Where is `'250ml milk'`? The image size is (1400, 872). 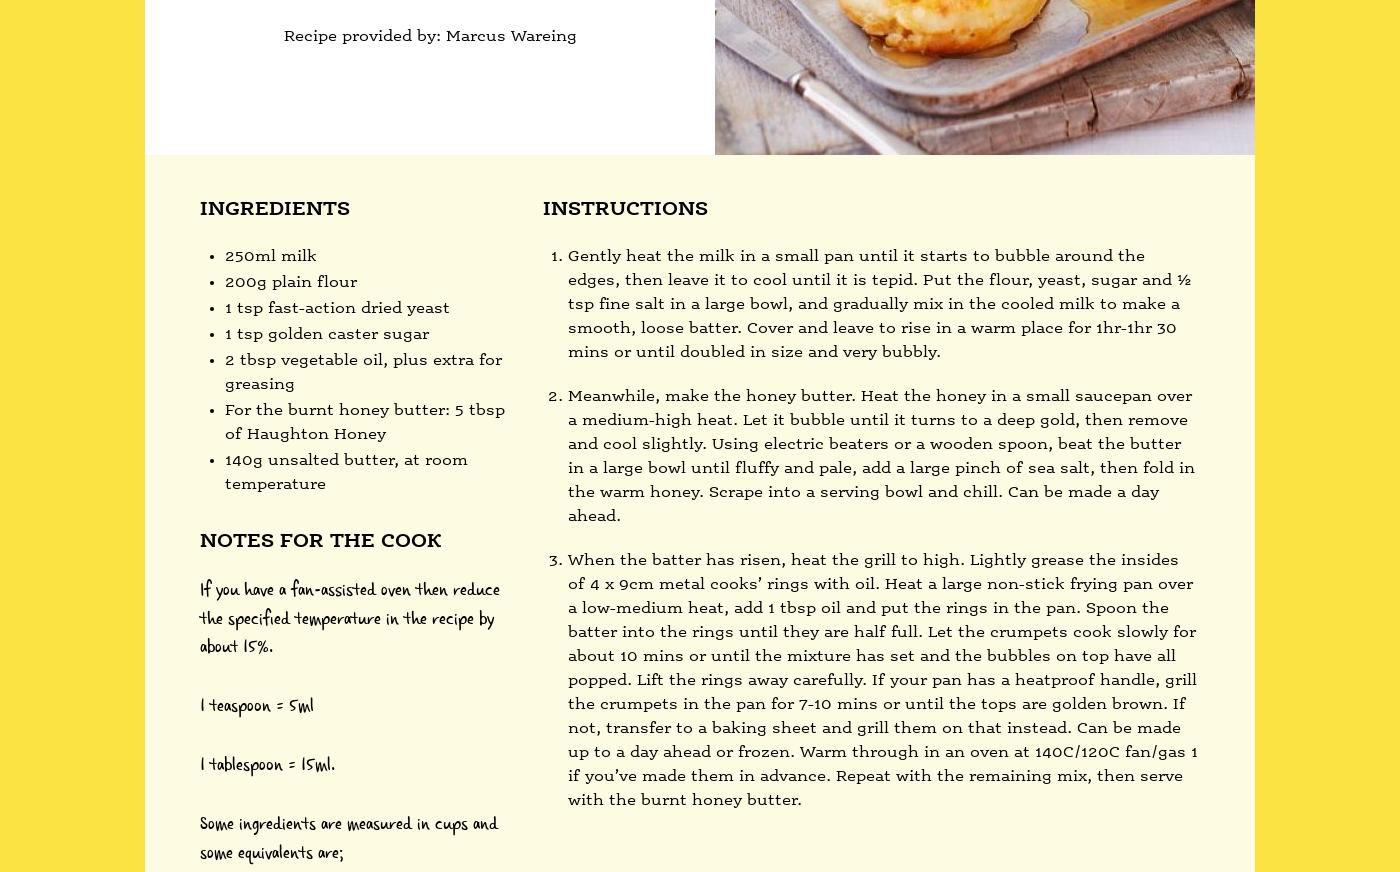 '250ml milk' is located at coordinates (271, 255).